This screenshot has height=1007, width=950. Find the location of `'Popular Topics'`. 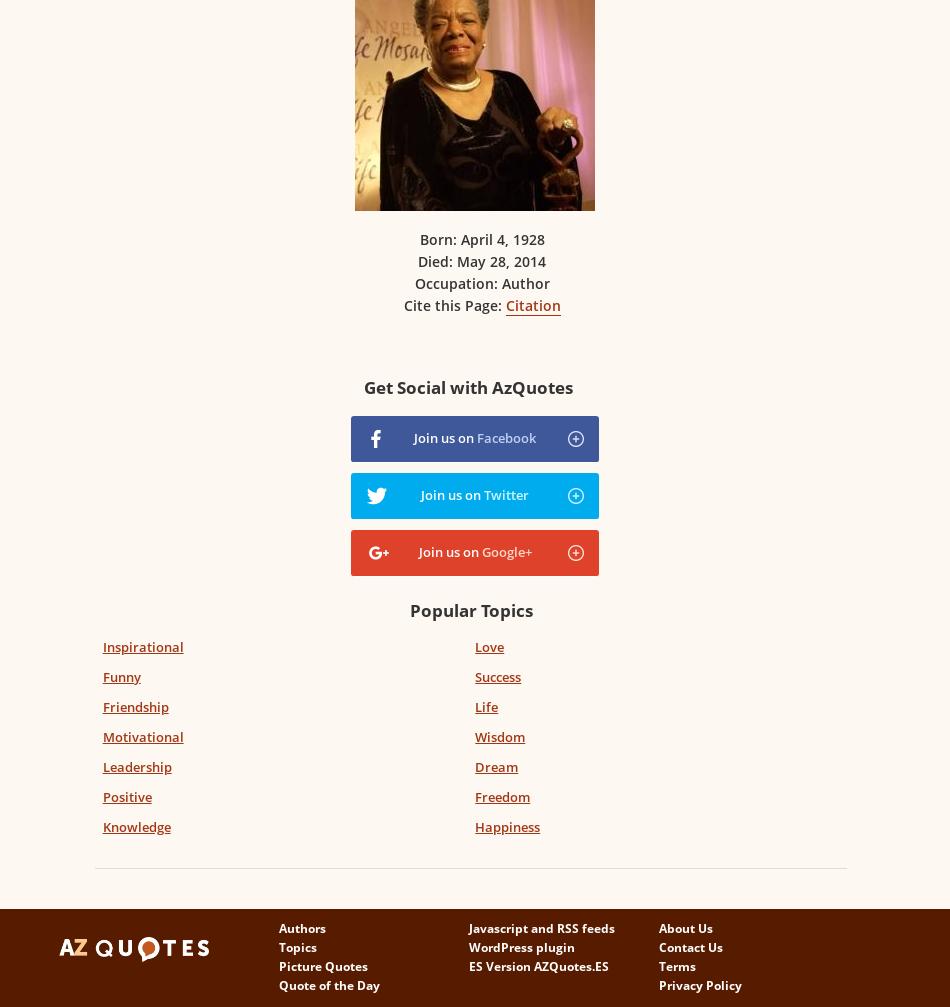

'Popular Topics' is located at coordinates (469, 608).